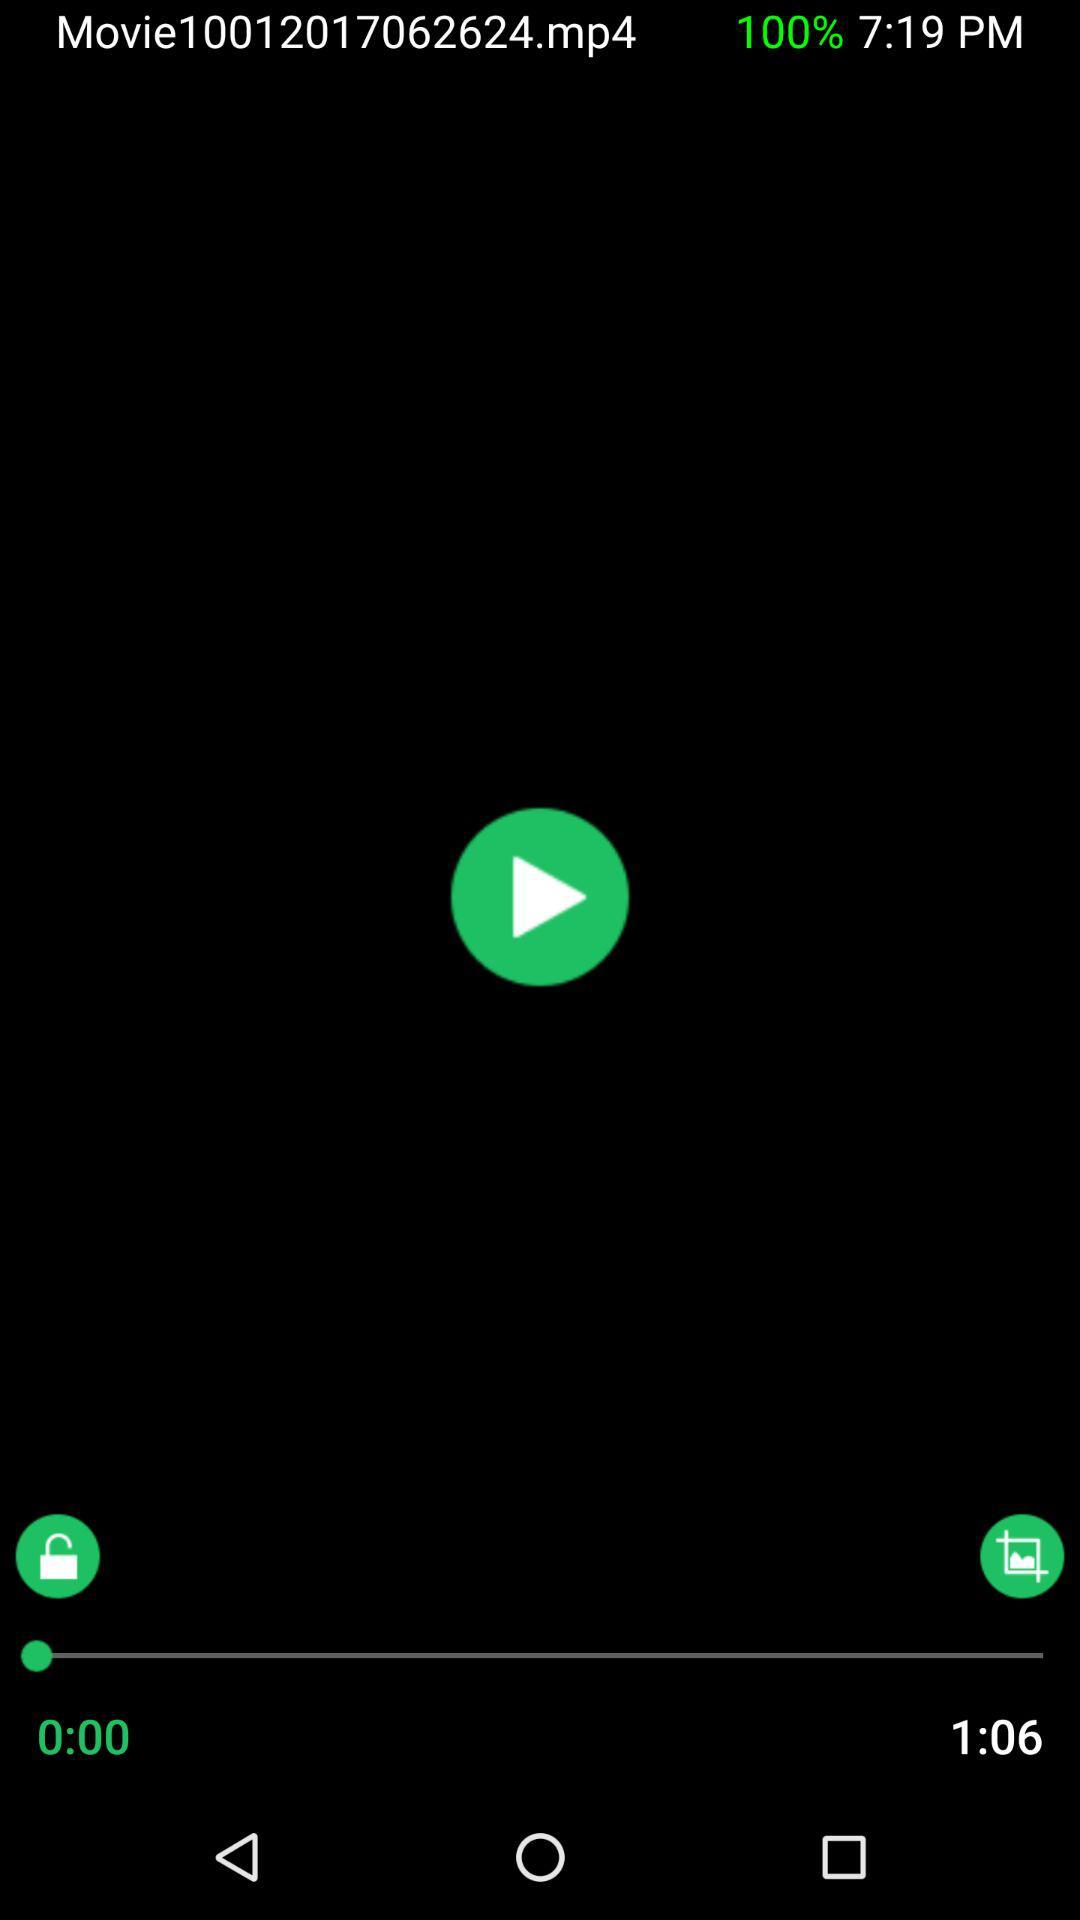 Image resolution: width=1080 pixels, height=1920 pixels. I want to click on the wallpaper icon, so click(1022, 1665).